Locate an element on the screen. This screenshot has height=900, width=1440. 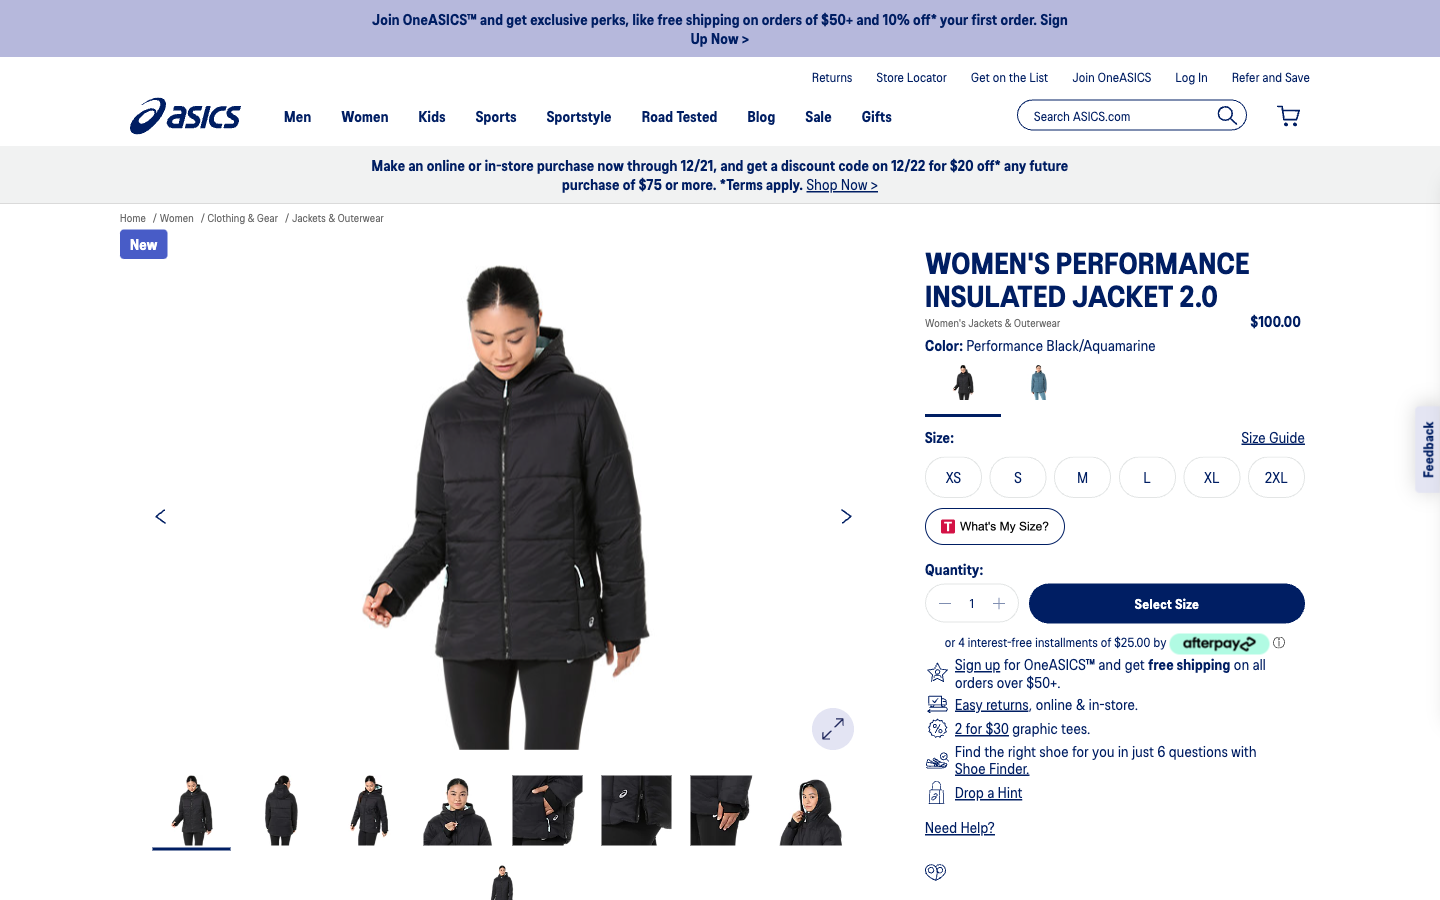
change to aquamarine shade is located at coordinates (1038, 386).